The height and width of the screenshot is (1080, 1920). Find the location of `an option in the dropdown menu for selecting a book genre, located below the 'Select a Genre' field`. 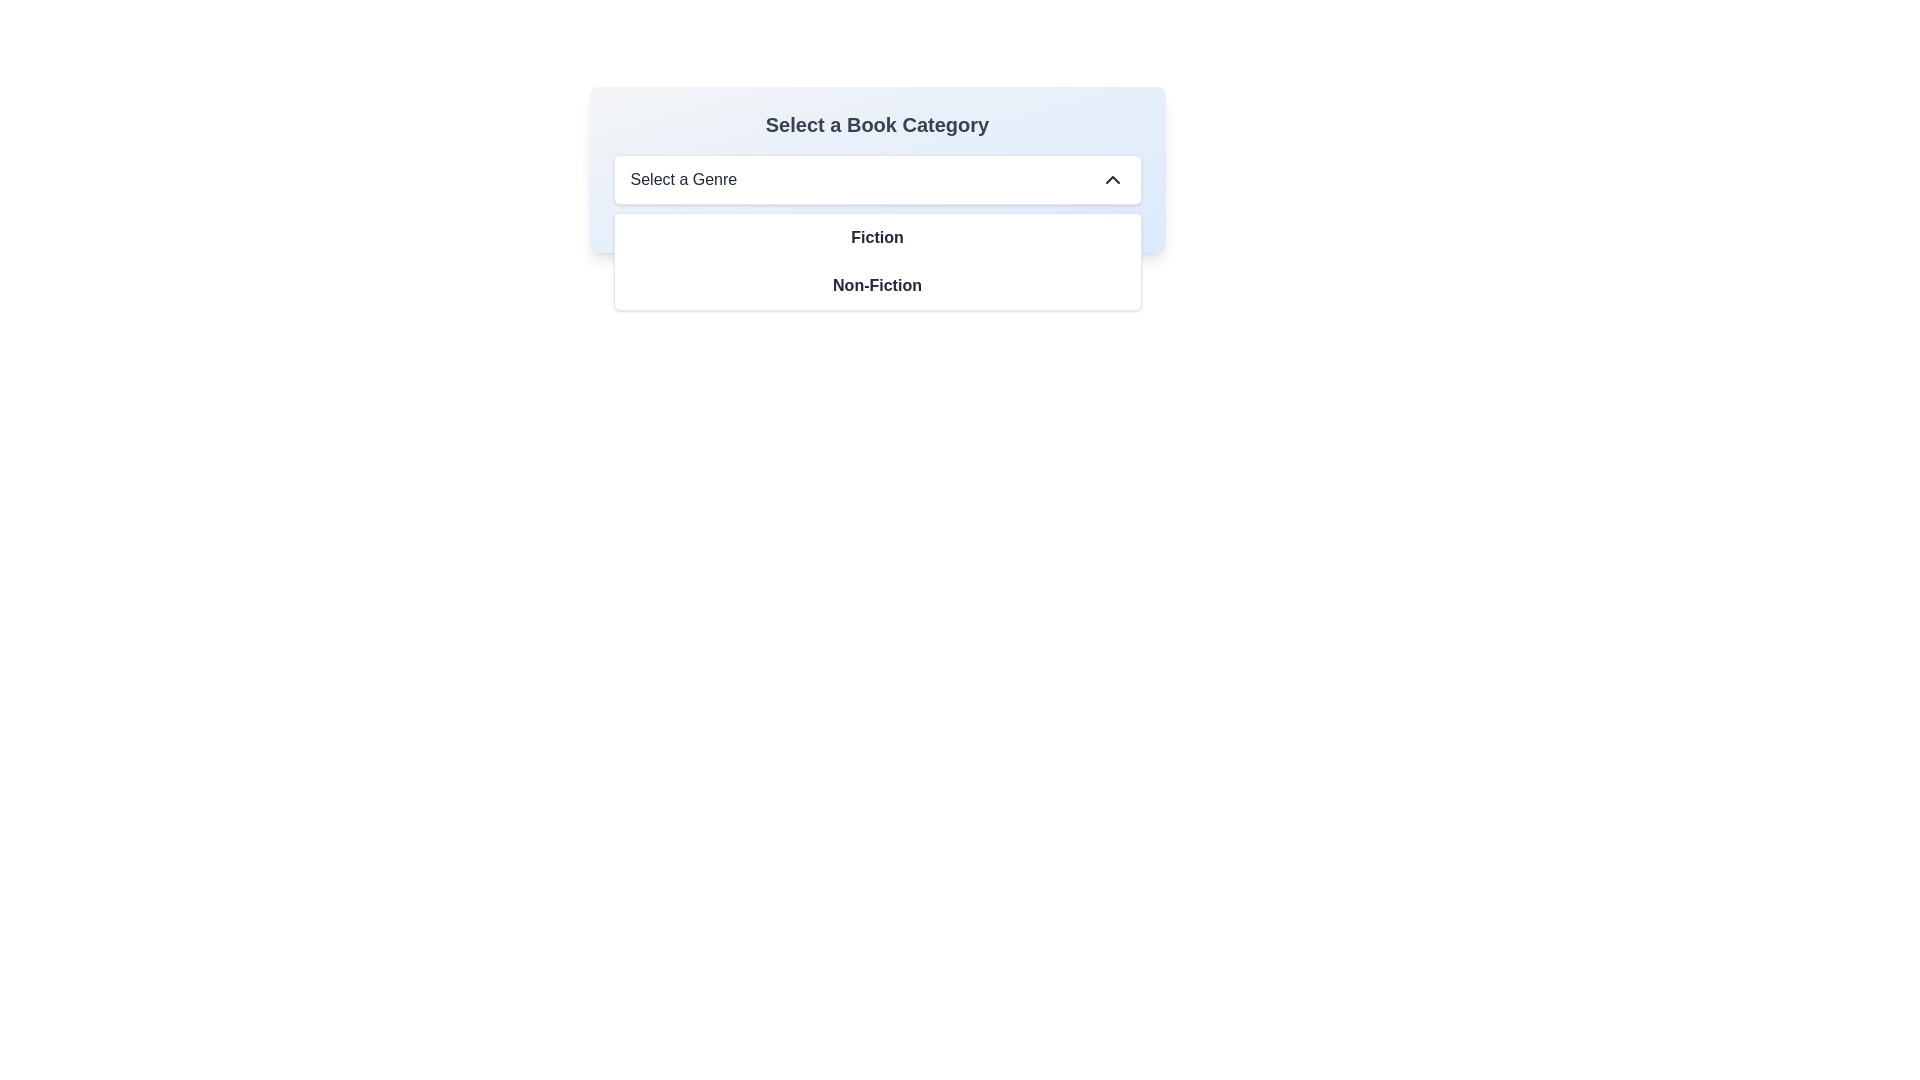

an option in the dropdown menu for selecting a book genre, located below the 'Select a Genre' field is located at coordinates (877, 261).